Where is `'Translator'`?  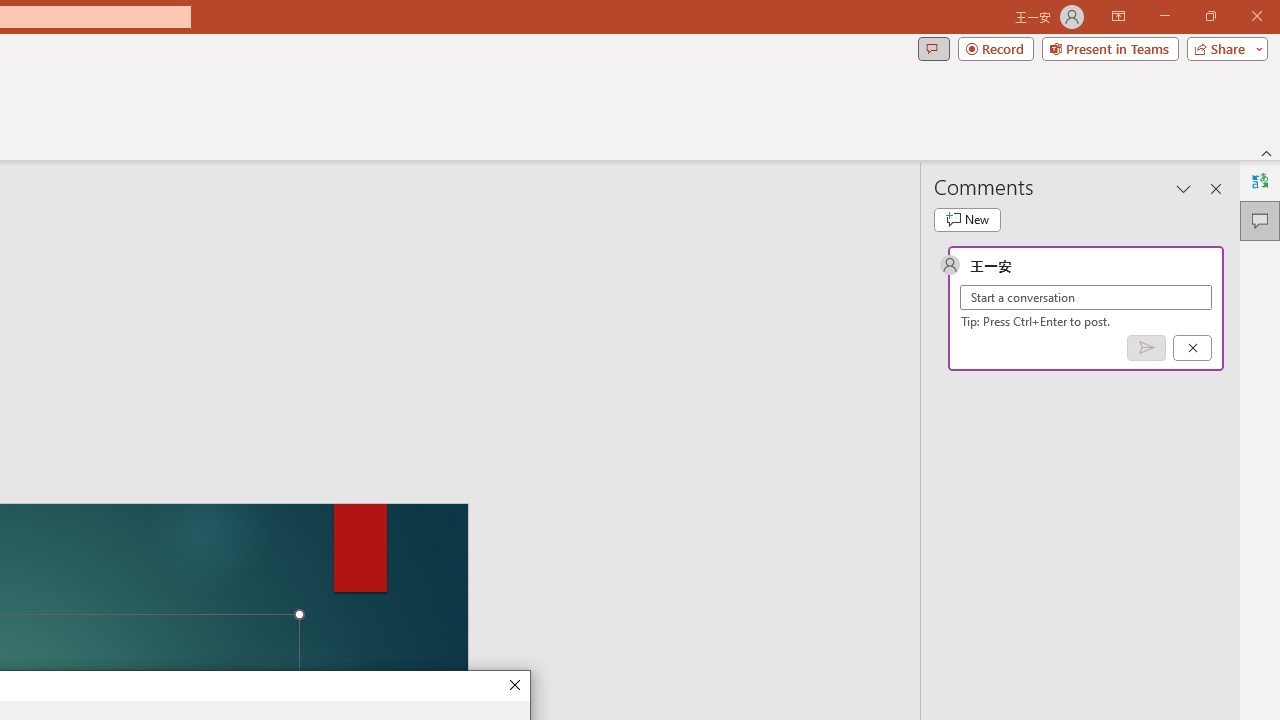
'Translator' is located at coordinates (1259, 181).